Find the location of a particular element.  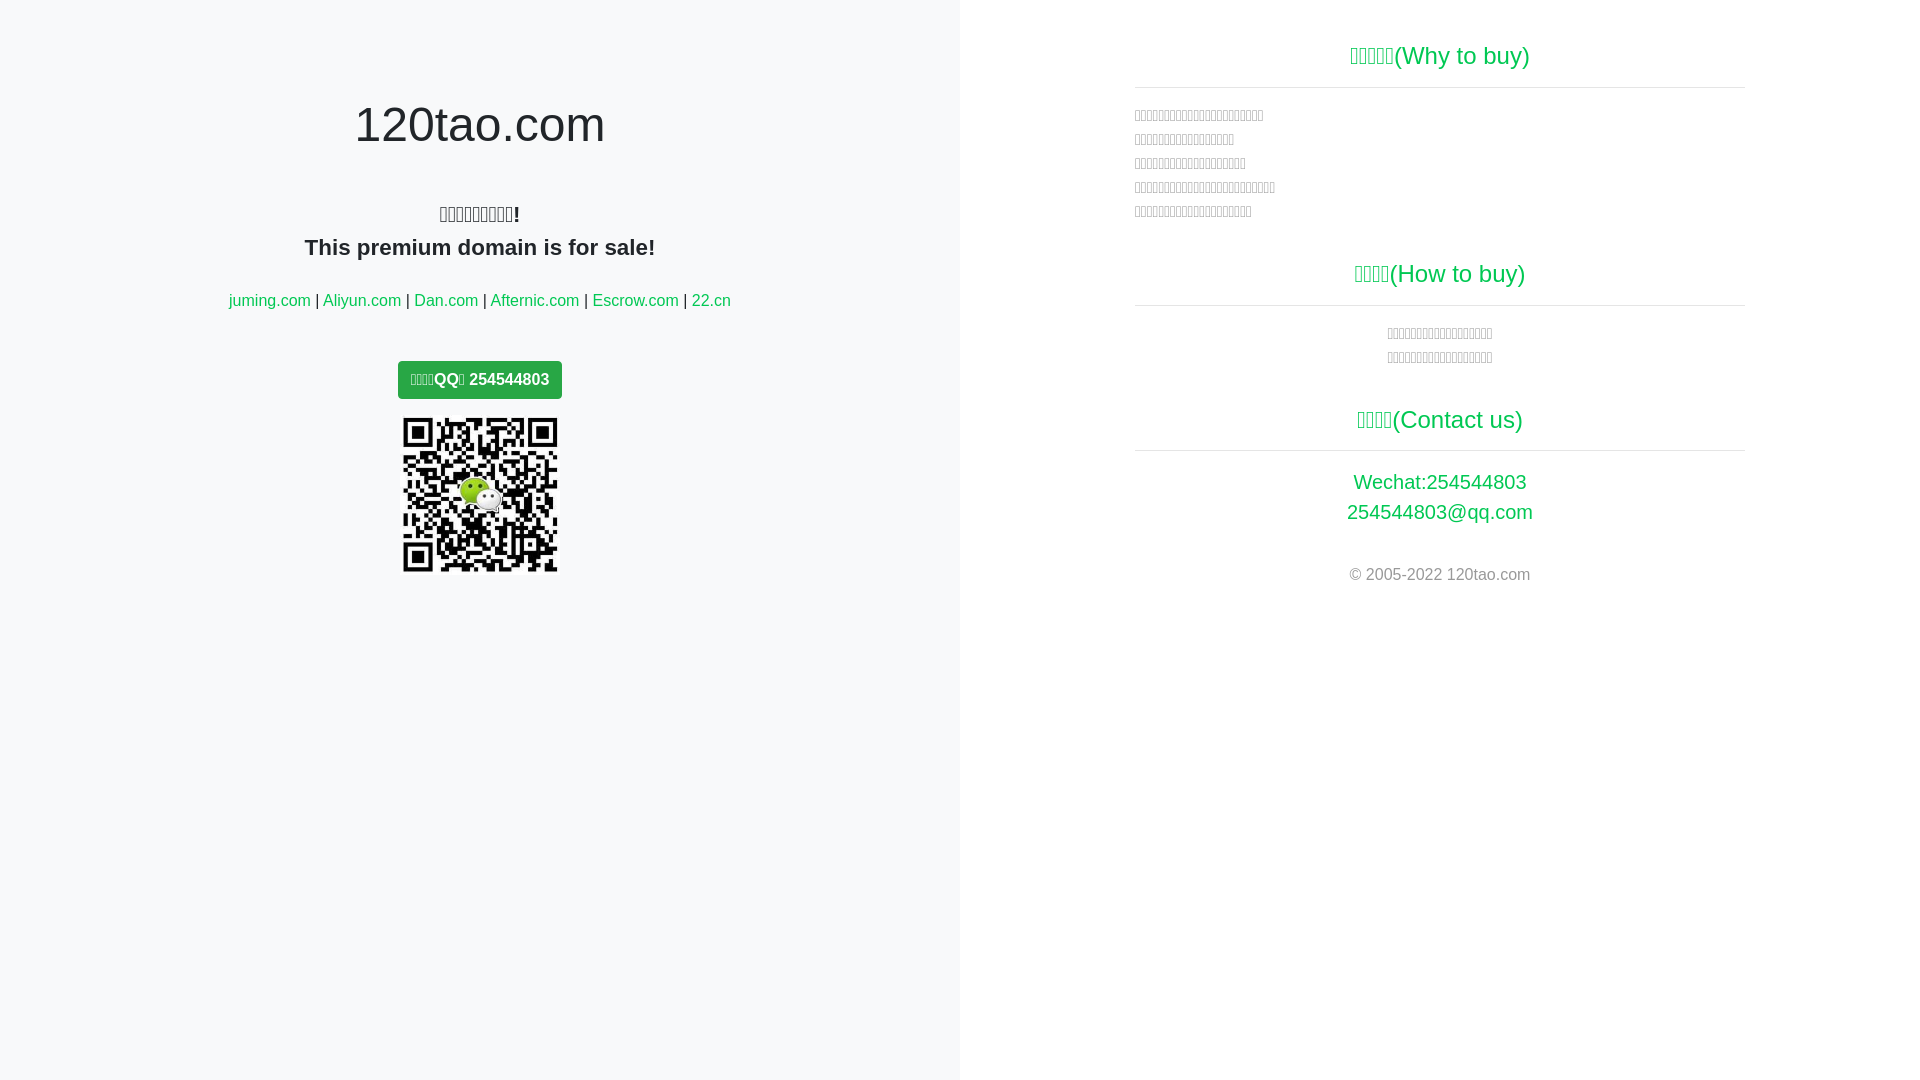

'Afternic.com' is located at coordinates (535, 300).